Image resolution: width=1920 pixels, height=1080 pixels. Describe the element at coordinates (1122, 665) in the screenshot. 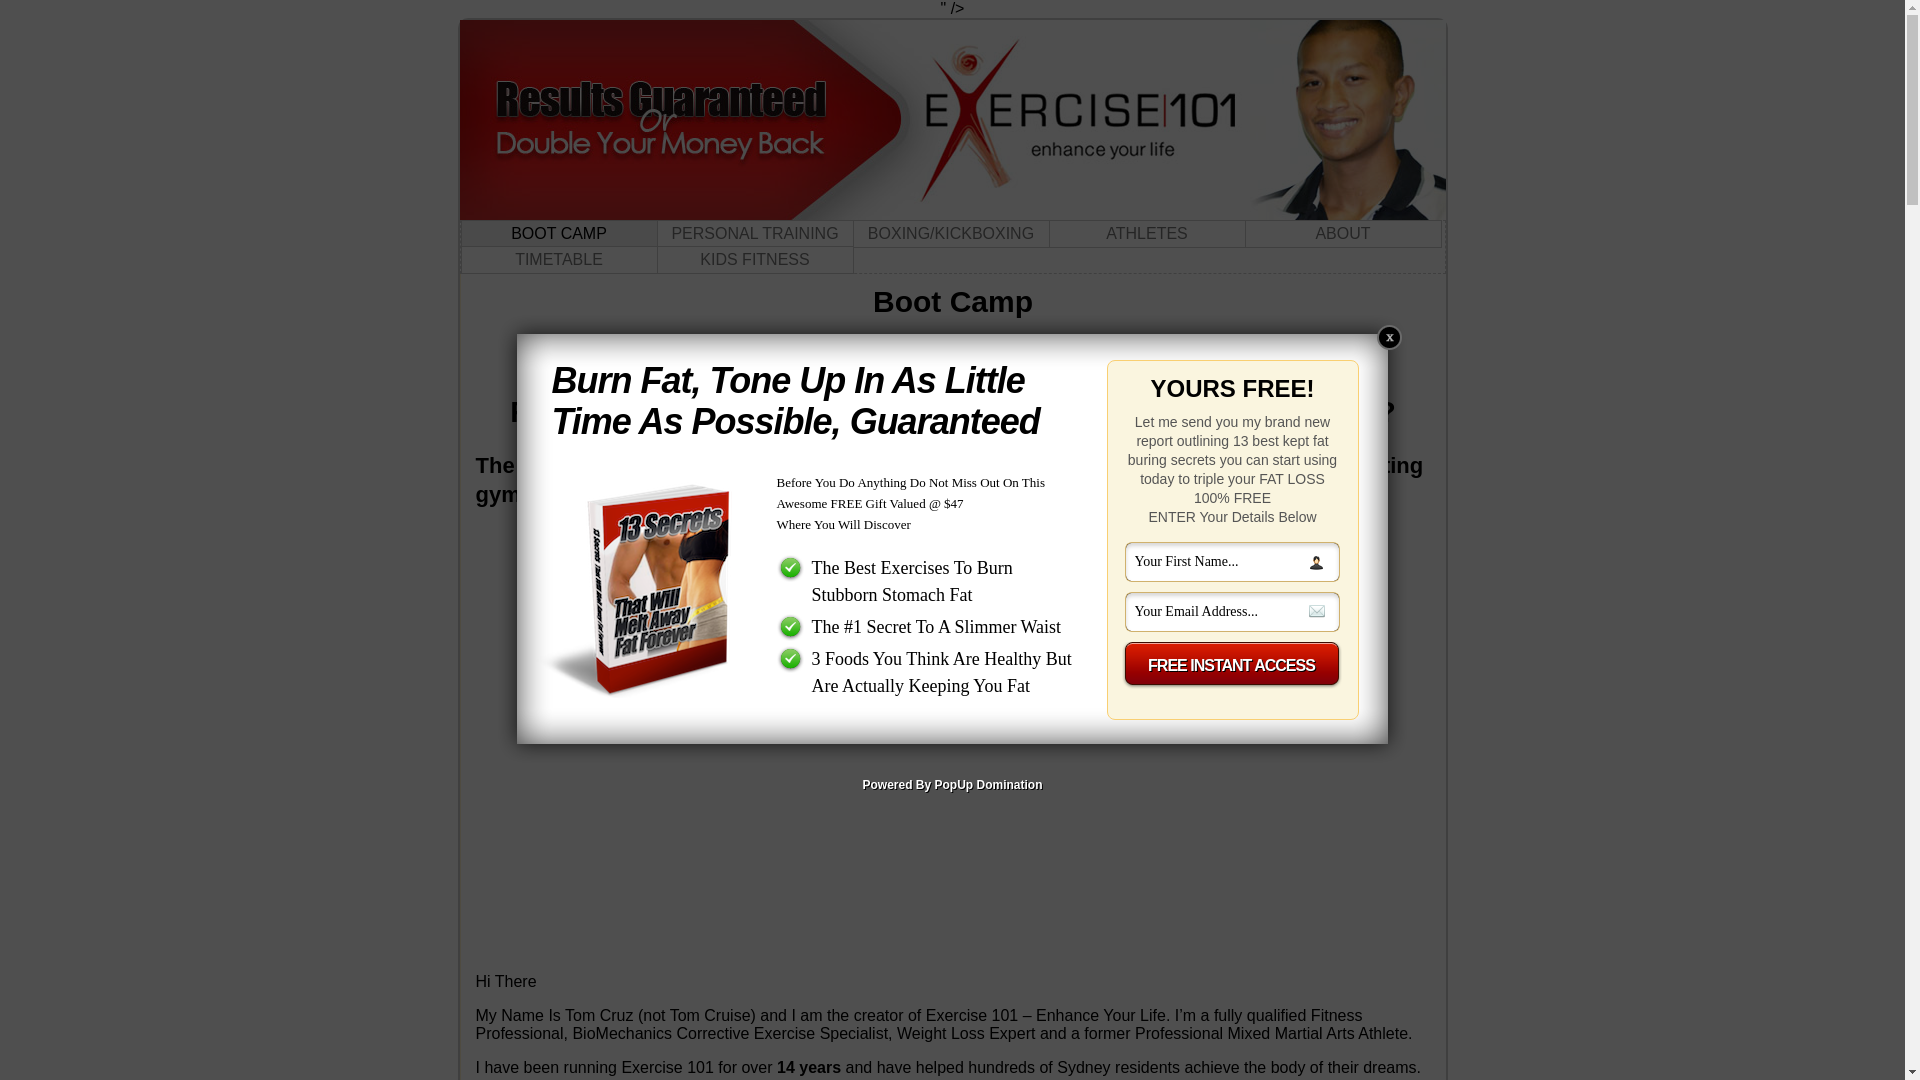

I see `'FREE INSTANT ACCESS'` at that location.